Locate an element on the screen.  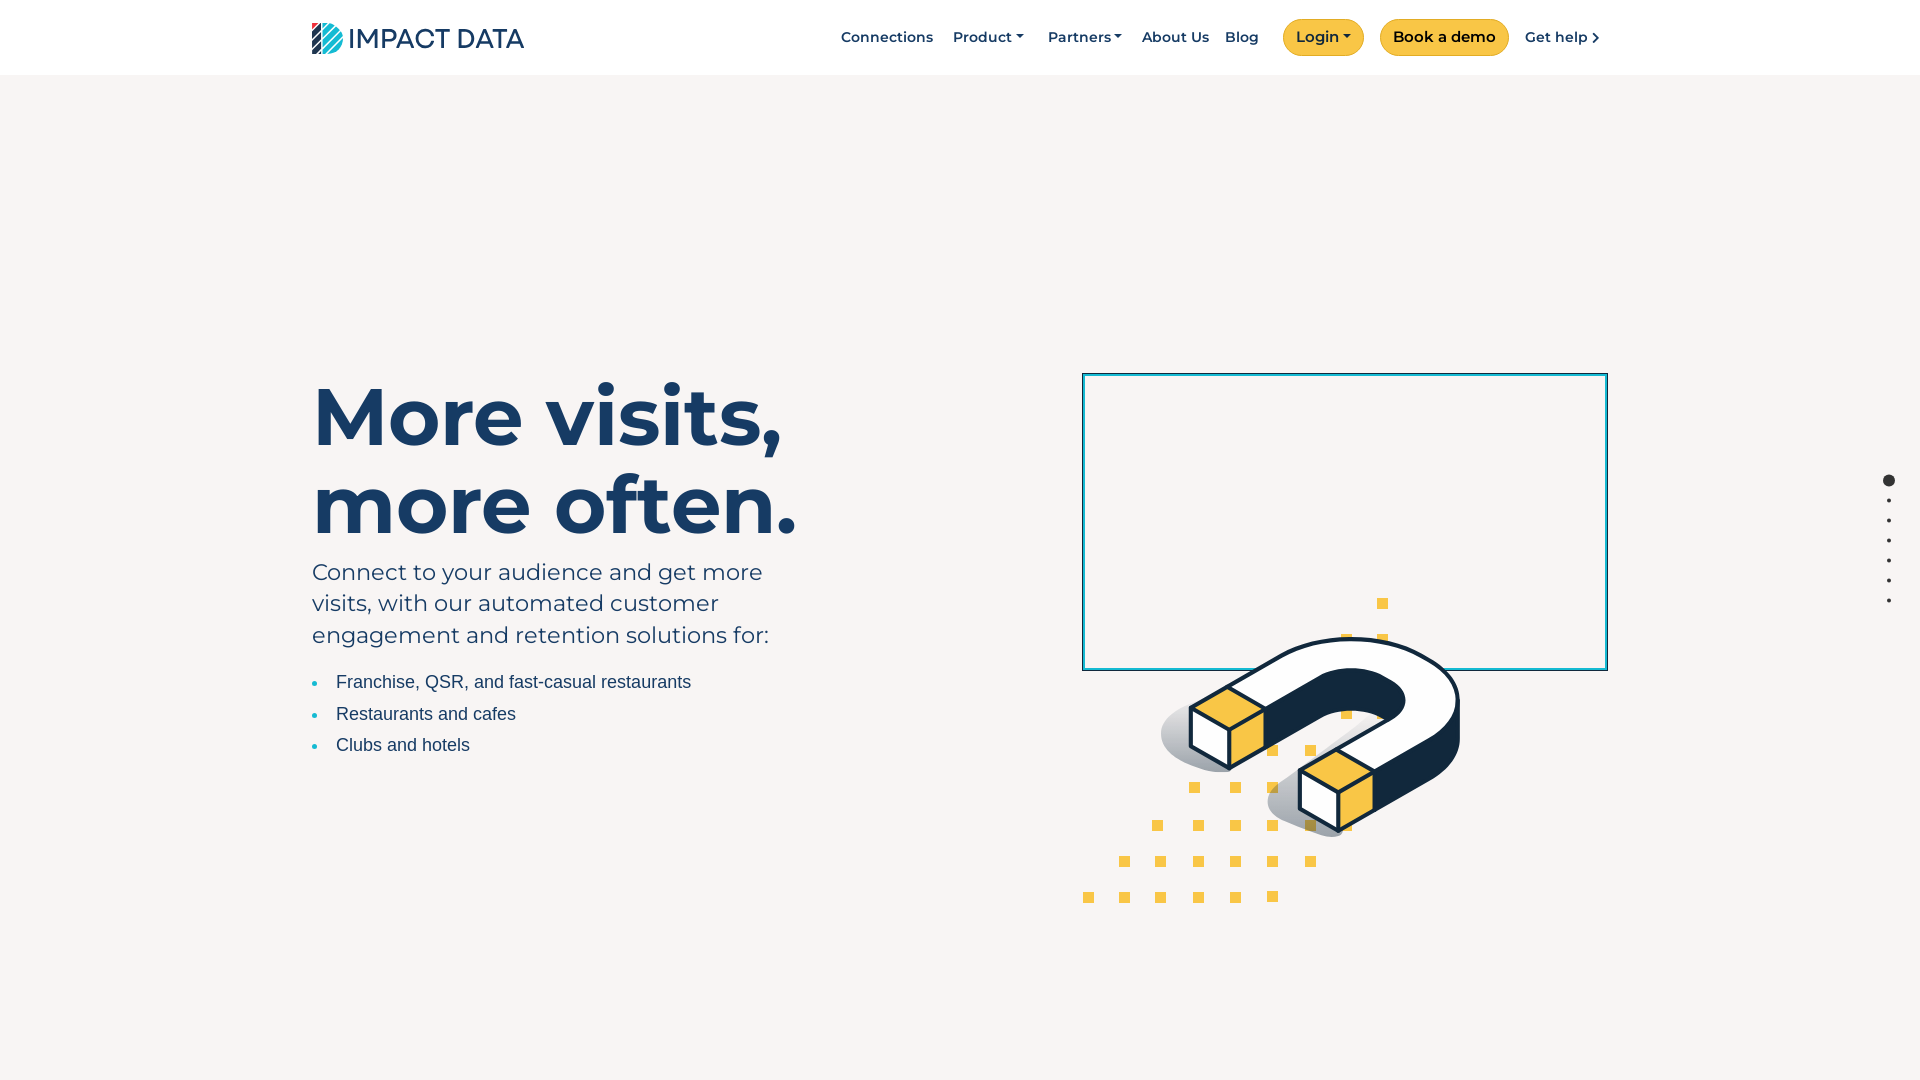
'Section 2' is located at coordinates (1888, 499).